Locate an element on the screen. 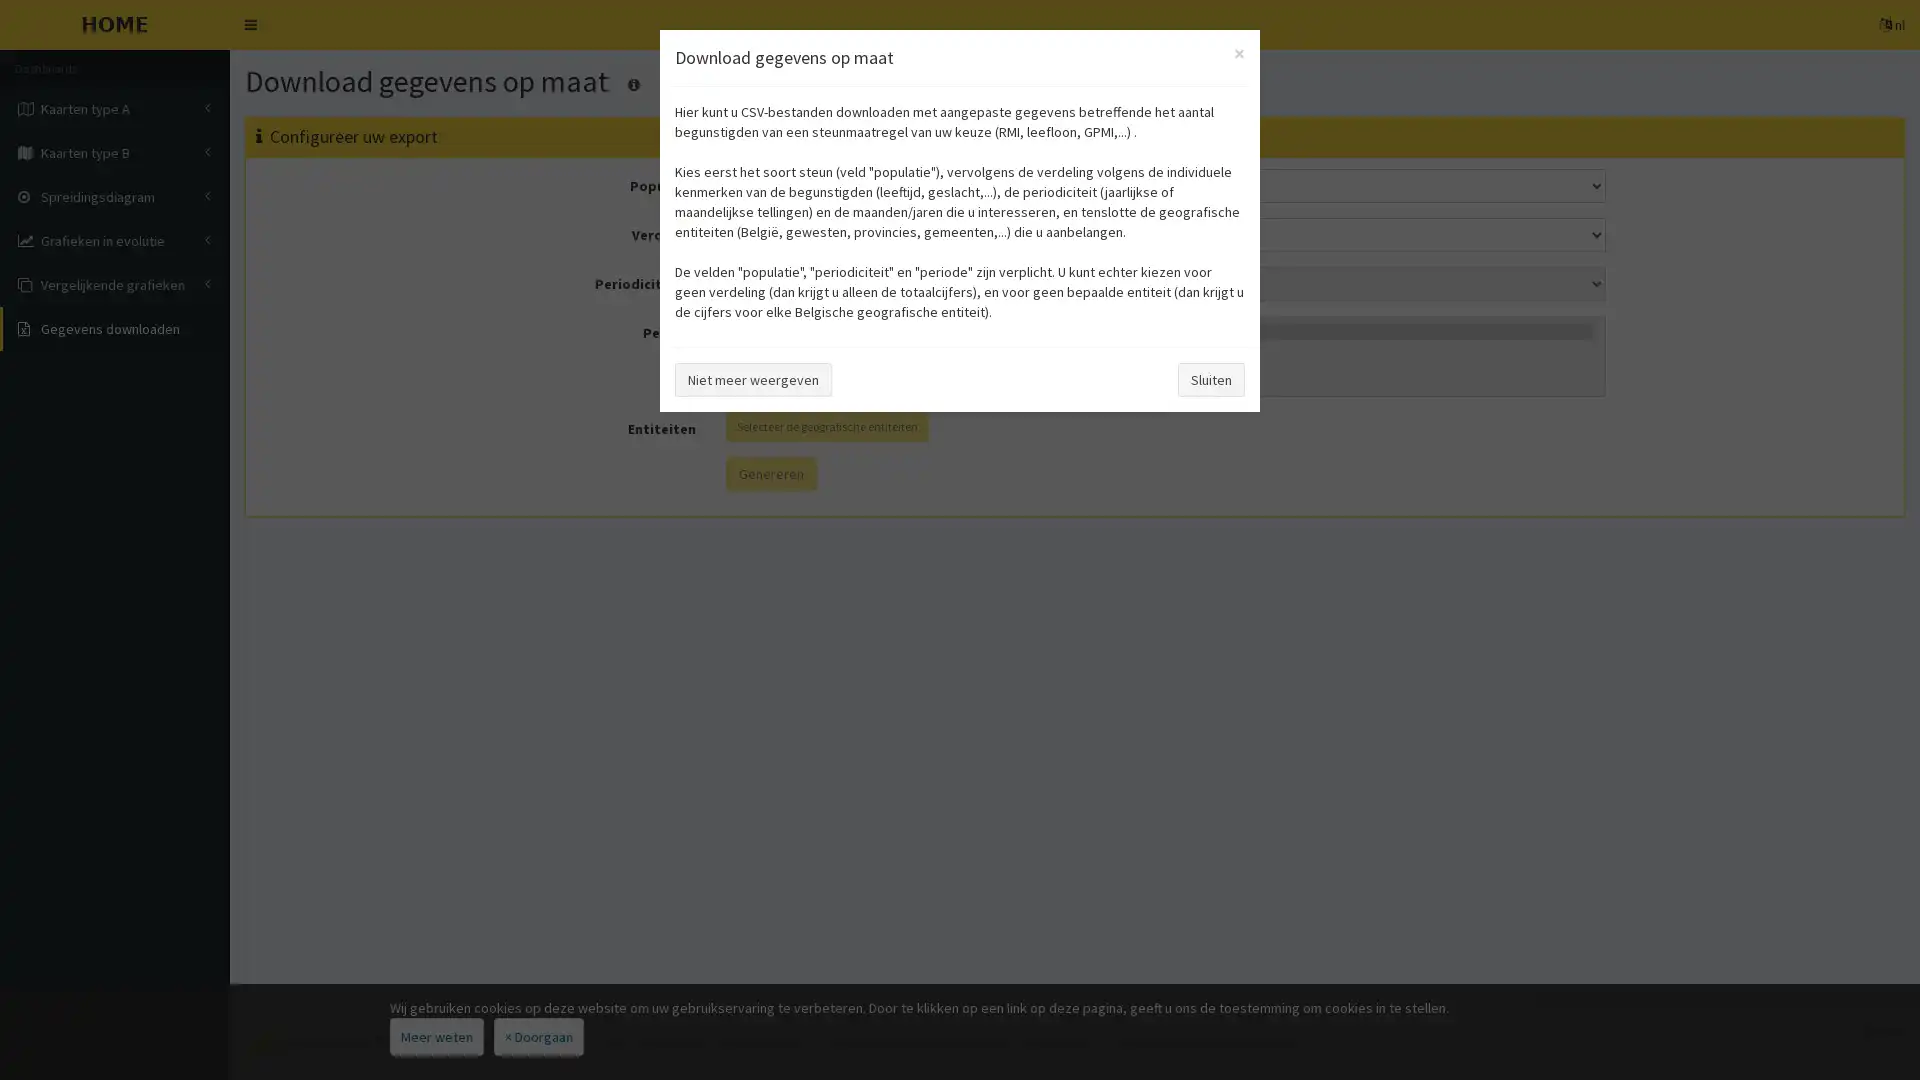 The image size is (1920, 1080). Niet meer weergeven is located at coordinates (752, 378).